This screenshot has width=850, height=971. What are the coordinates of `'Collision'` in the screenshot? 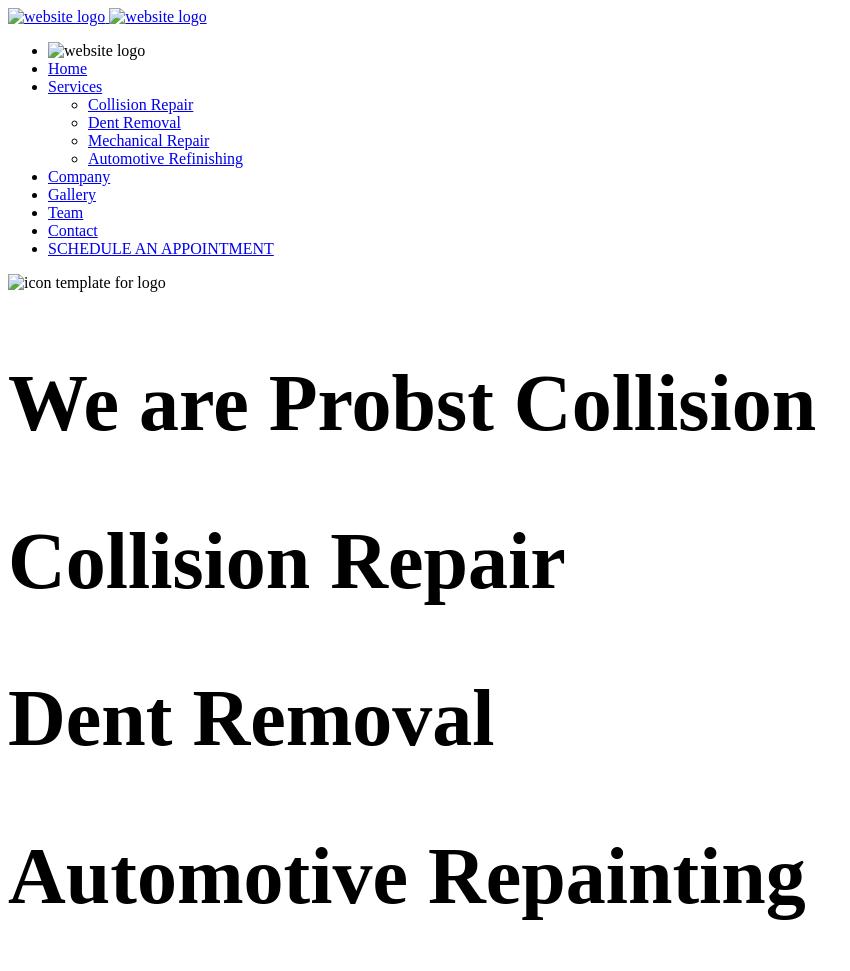 It's located at (168, 559).